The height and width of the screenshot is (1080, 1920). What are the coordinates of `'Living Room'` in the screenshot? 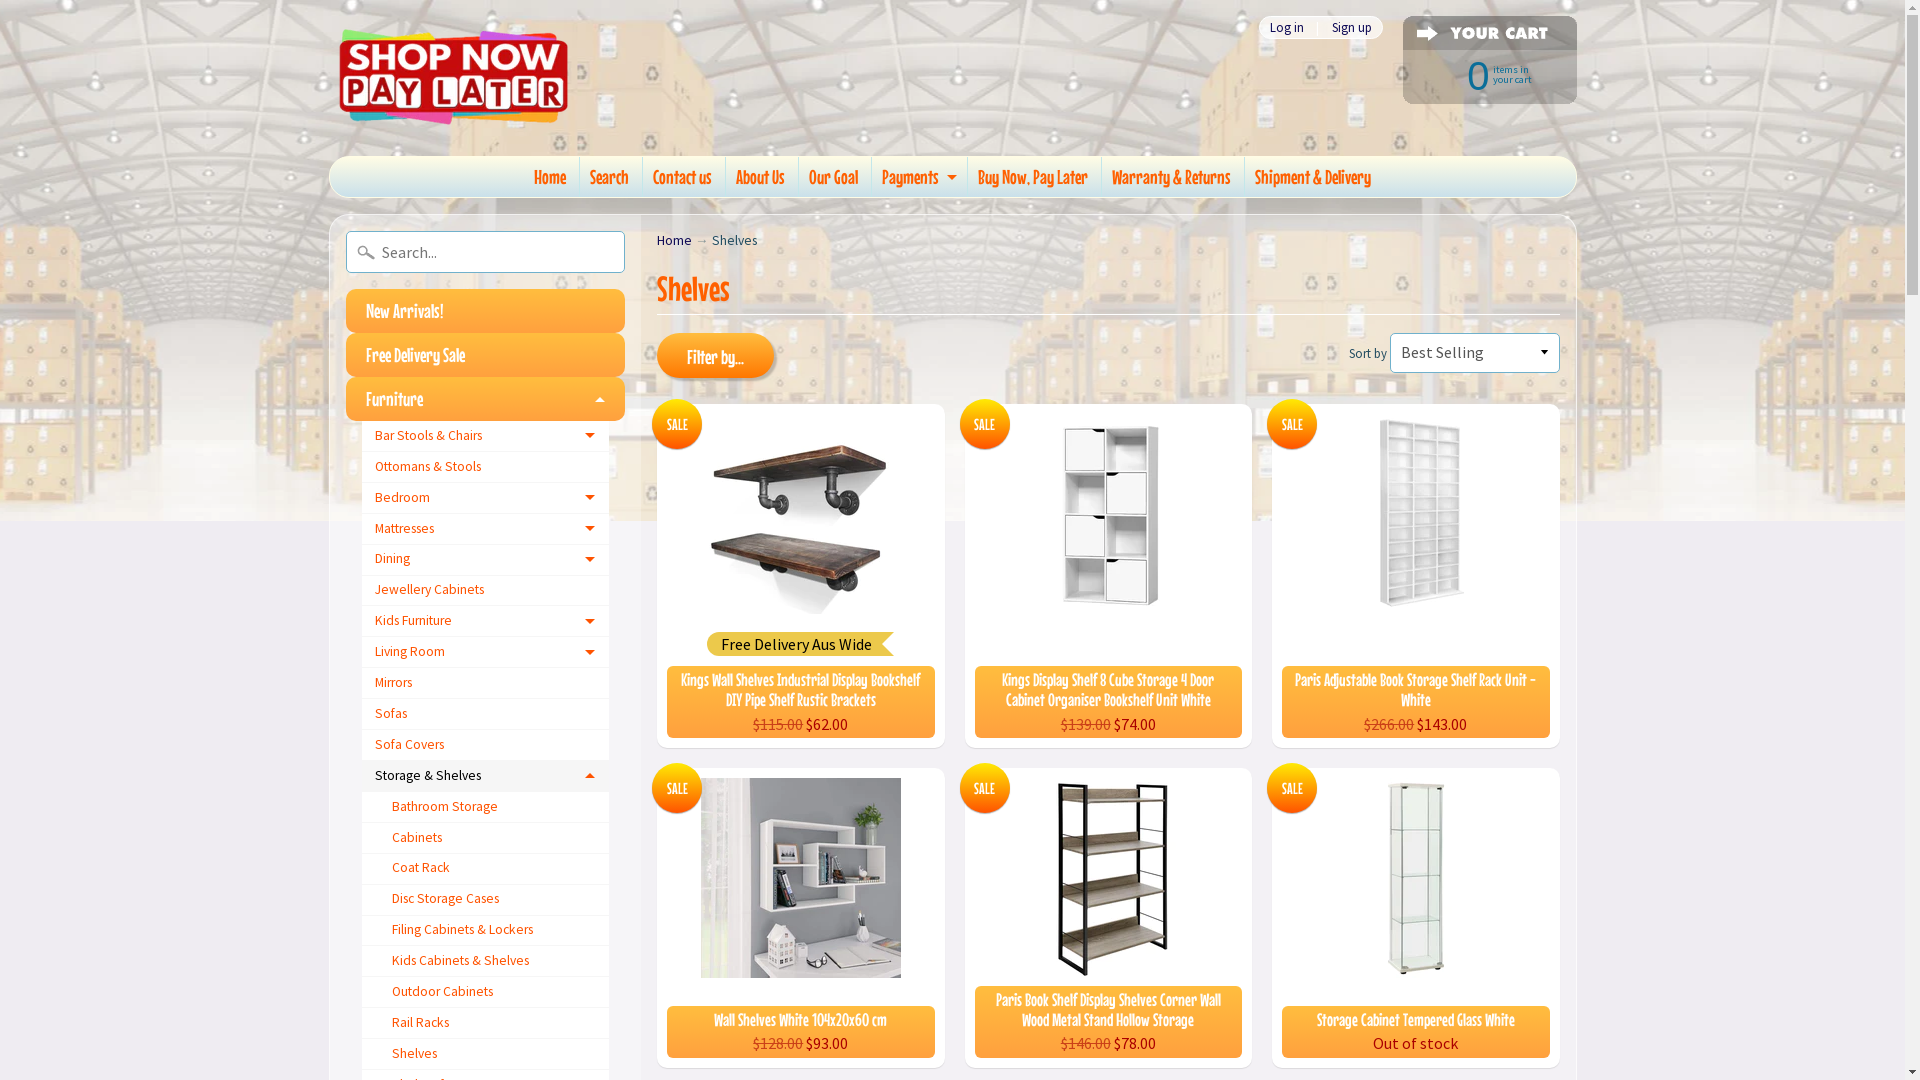 It's located at (485, 652).